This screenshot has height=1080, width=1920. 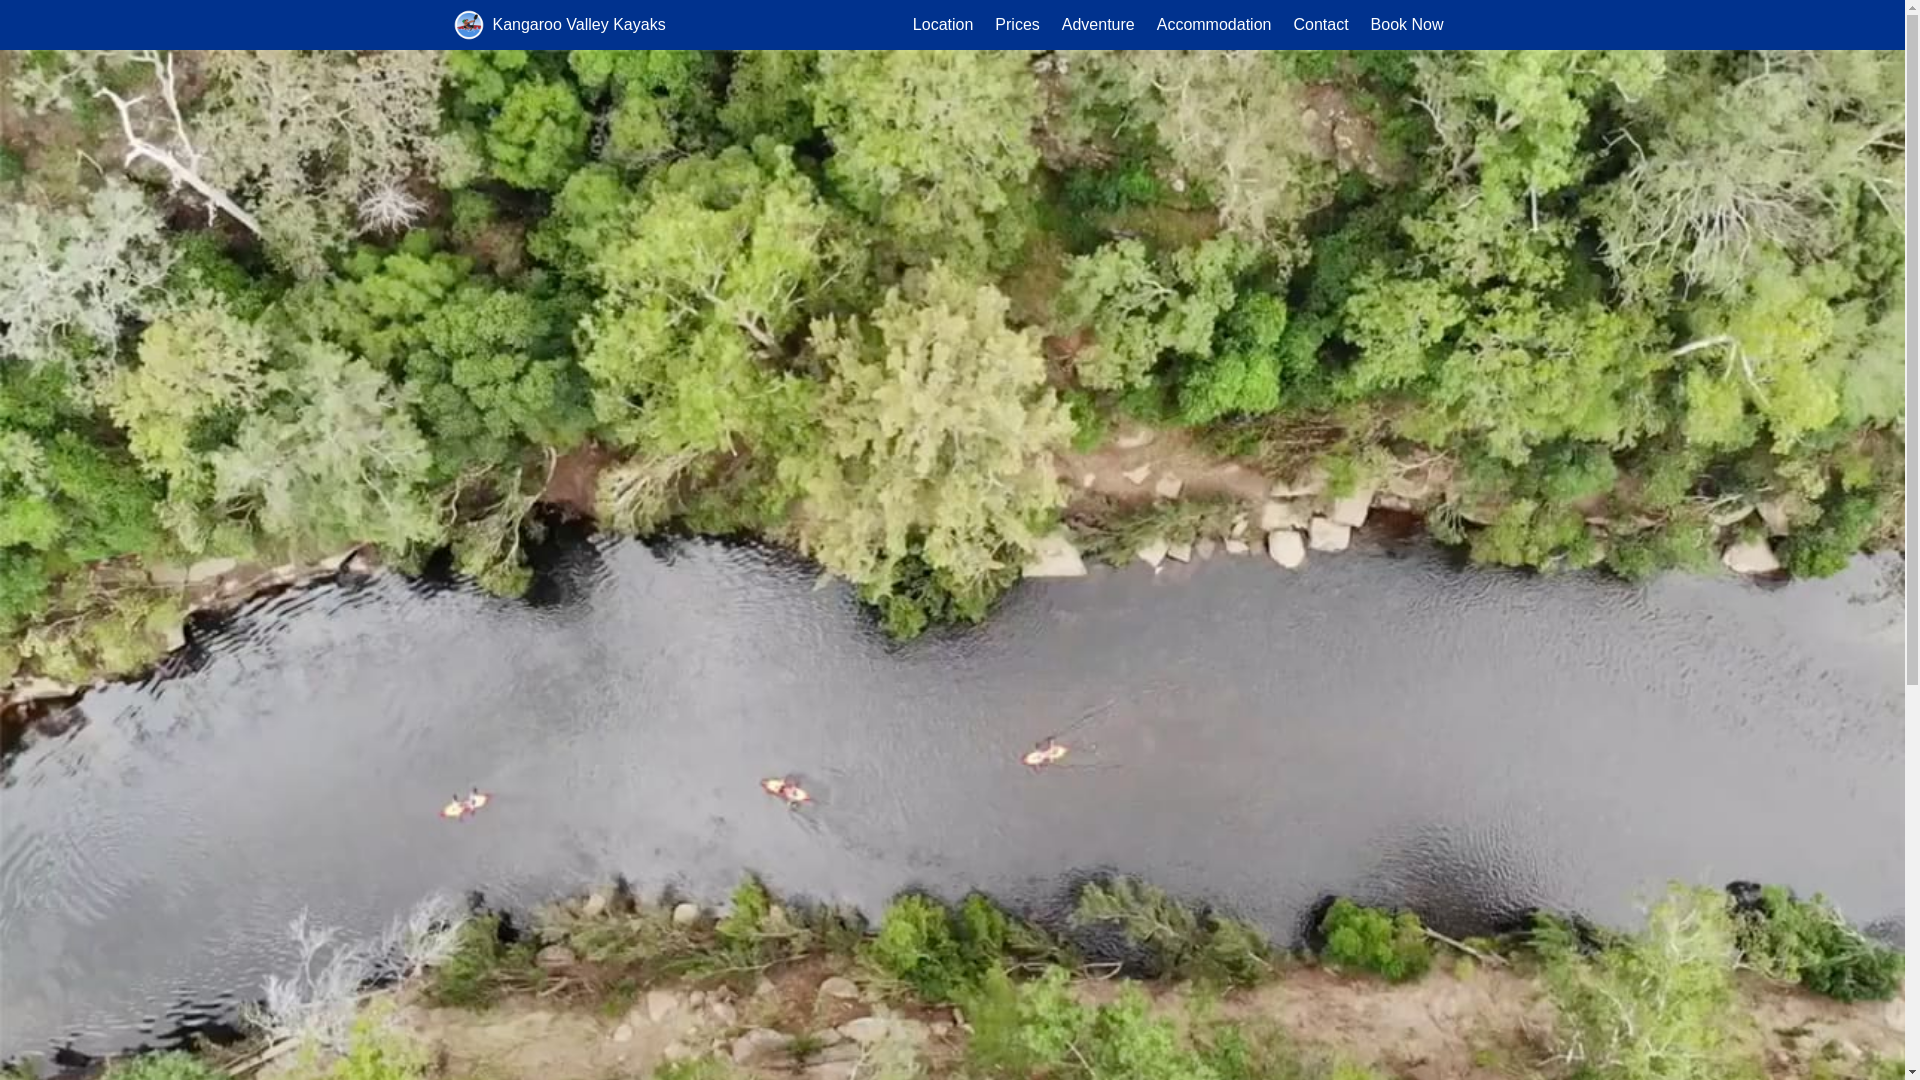 I want to click on 'Book Now', so click(x=1406, y=24).